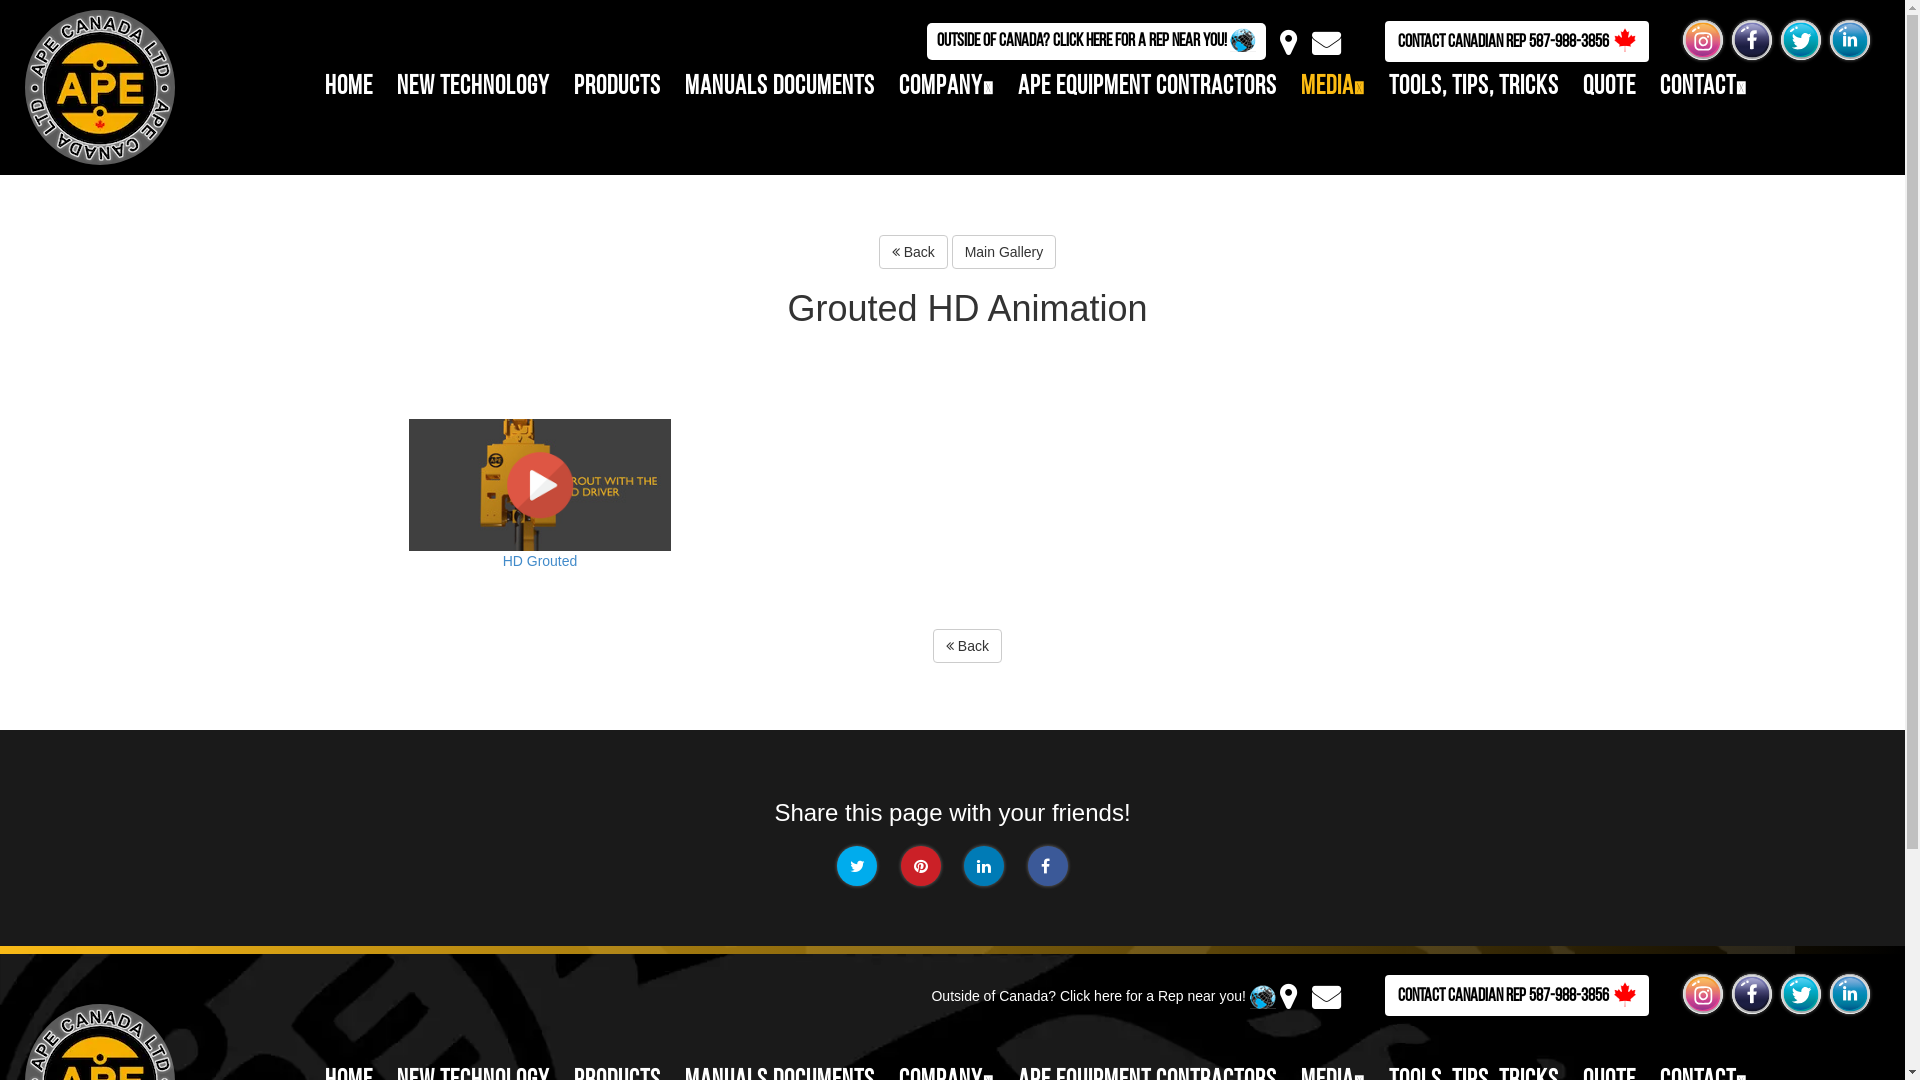 The image size is (1920, 1080). I want to click on 'Follow us on Facebook', so click(1751, 39).